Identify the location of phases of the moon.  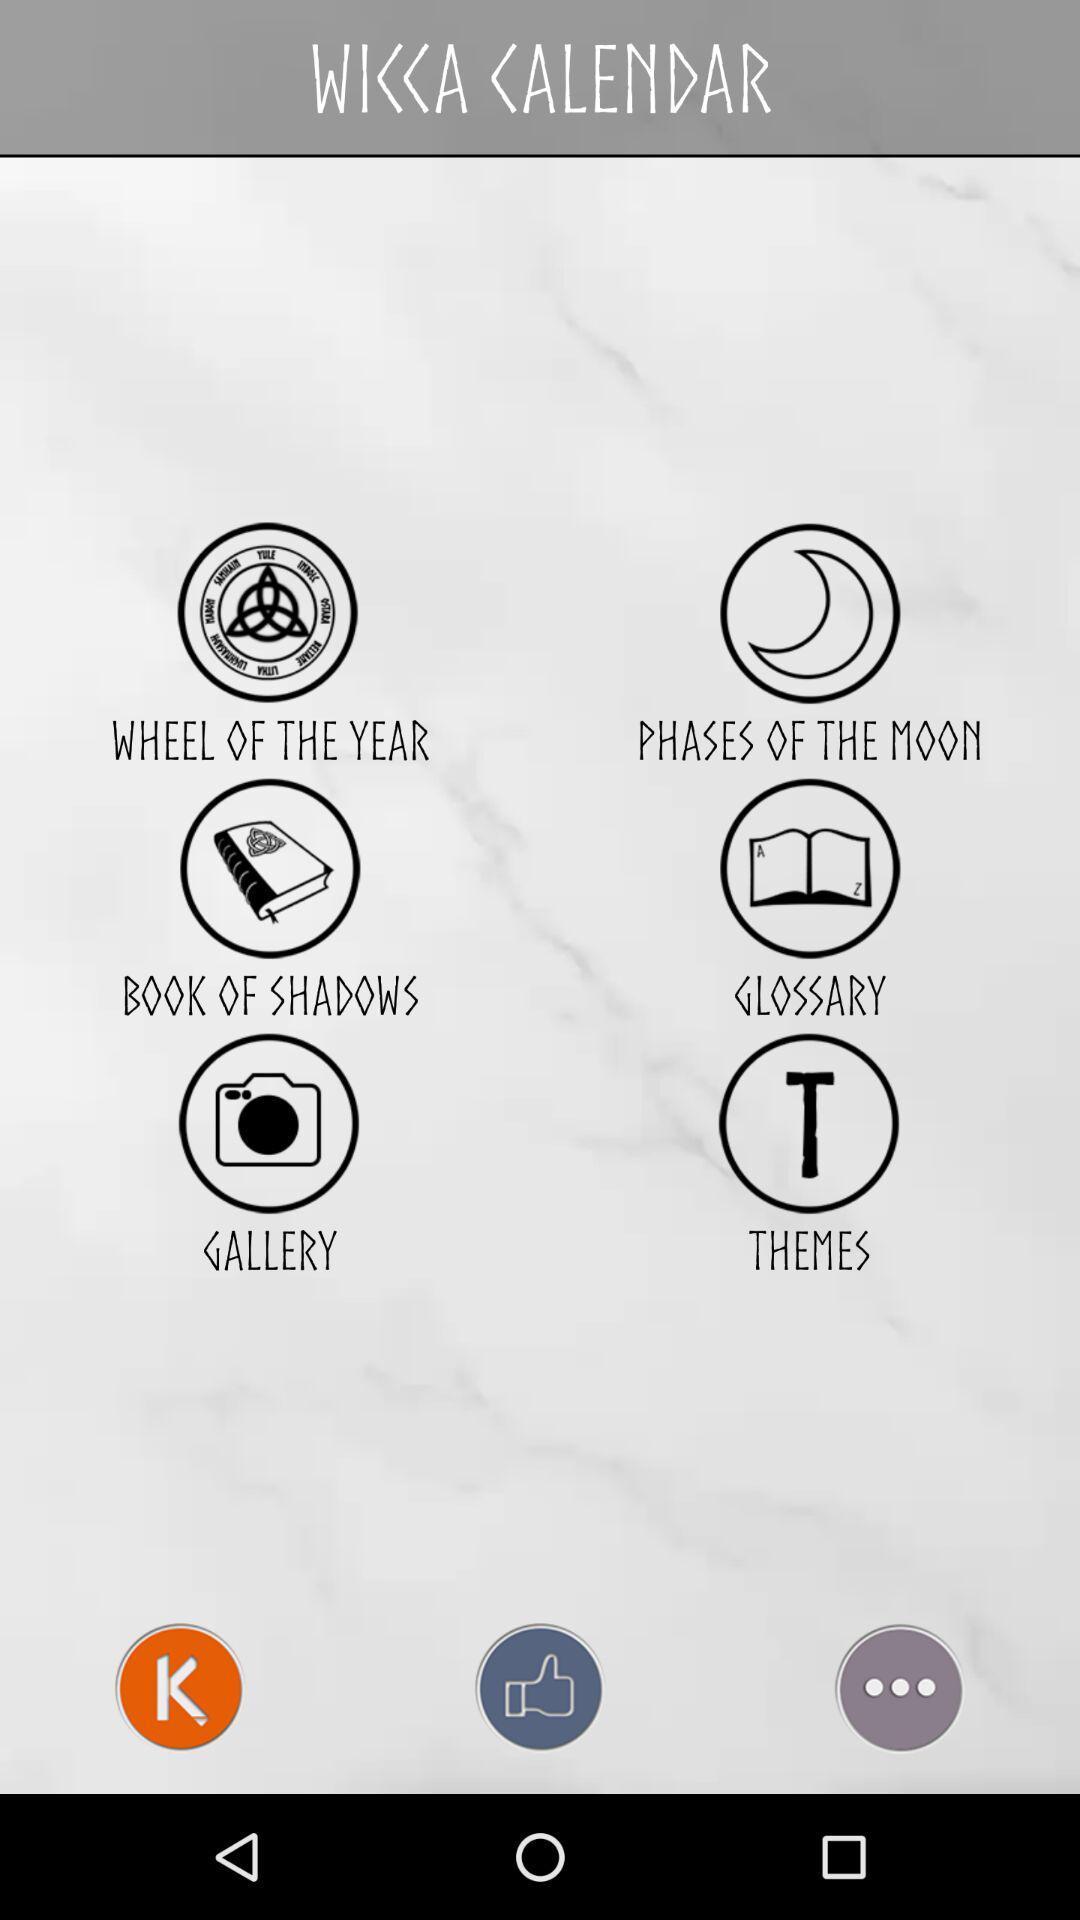
(808, 612).